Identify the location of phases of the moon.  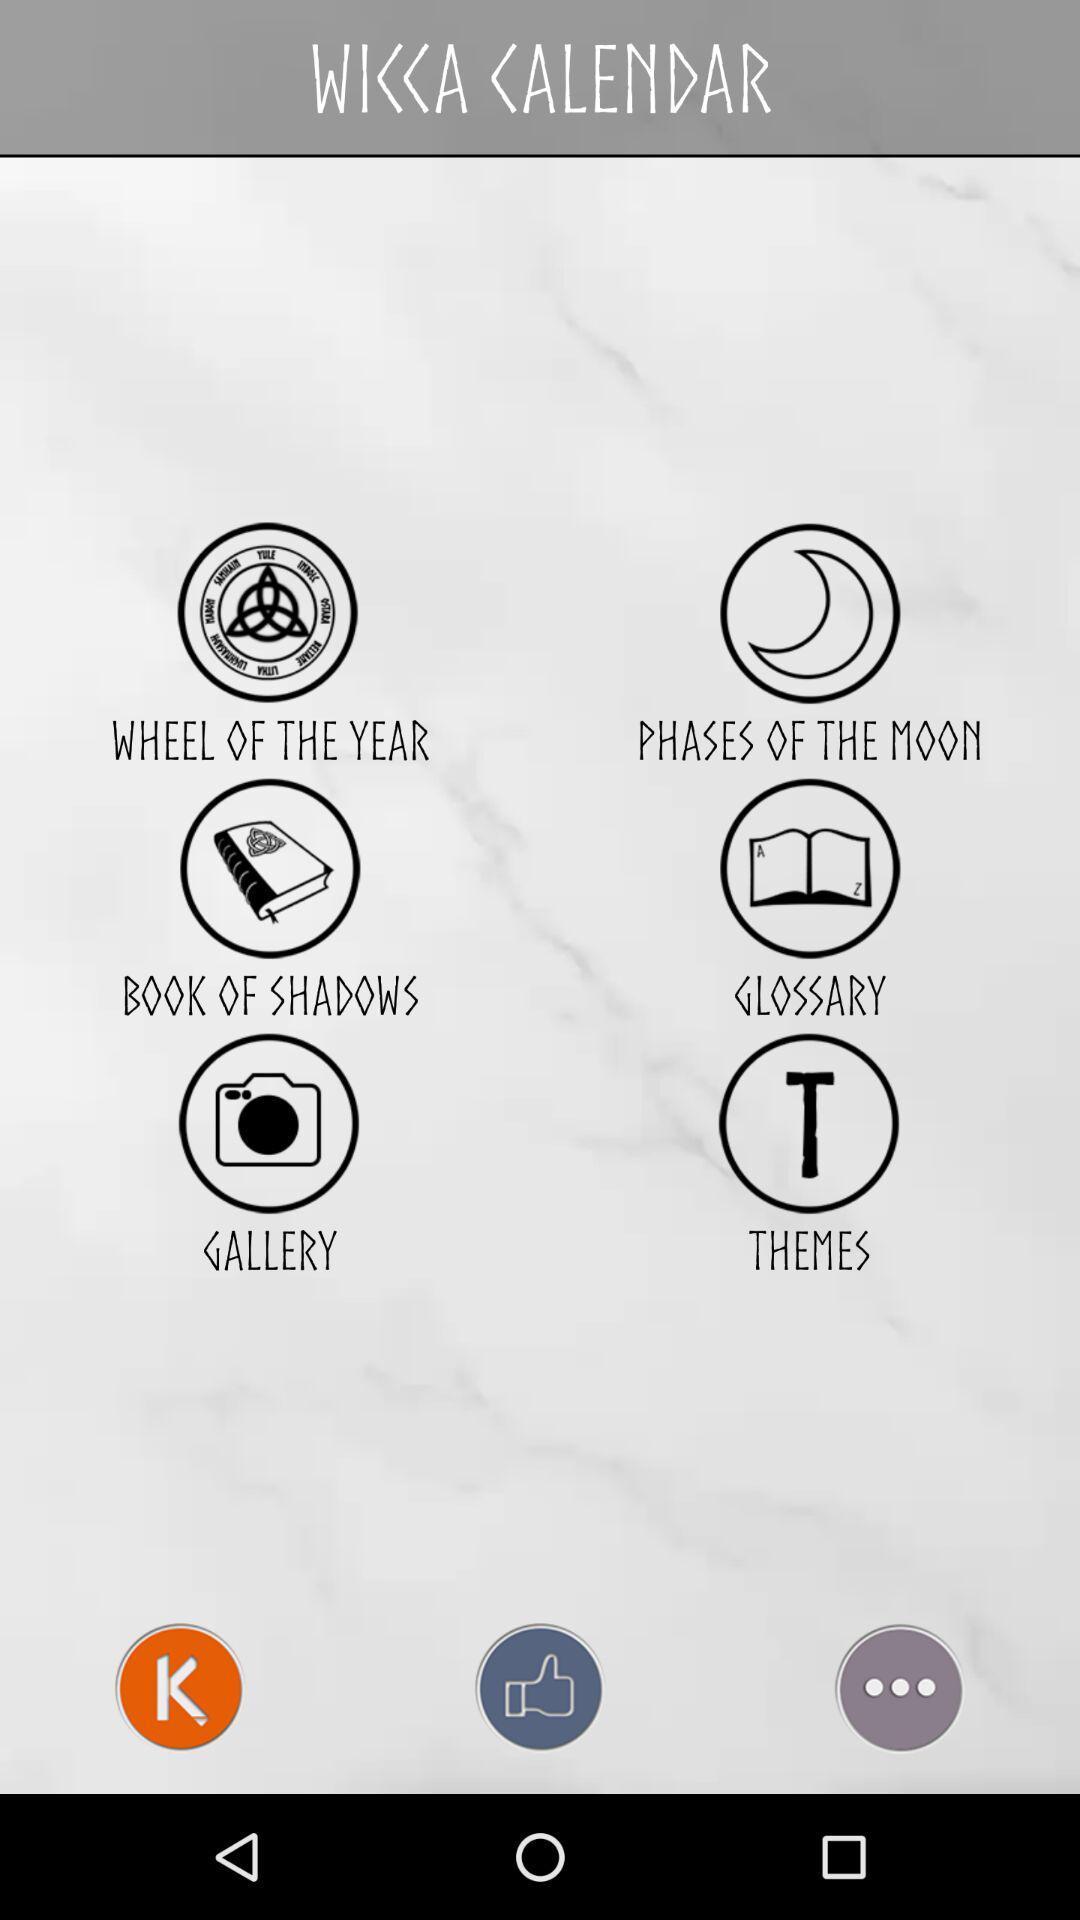
(808, 612).